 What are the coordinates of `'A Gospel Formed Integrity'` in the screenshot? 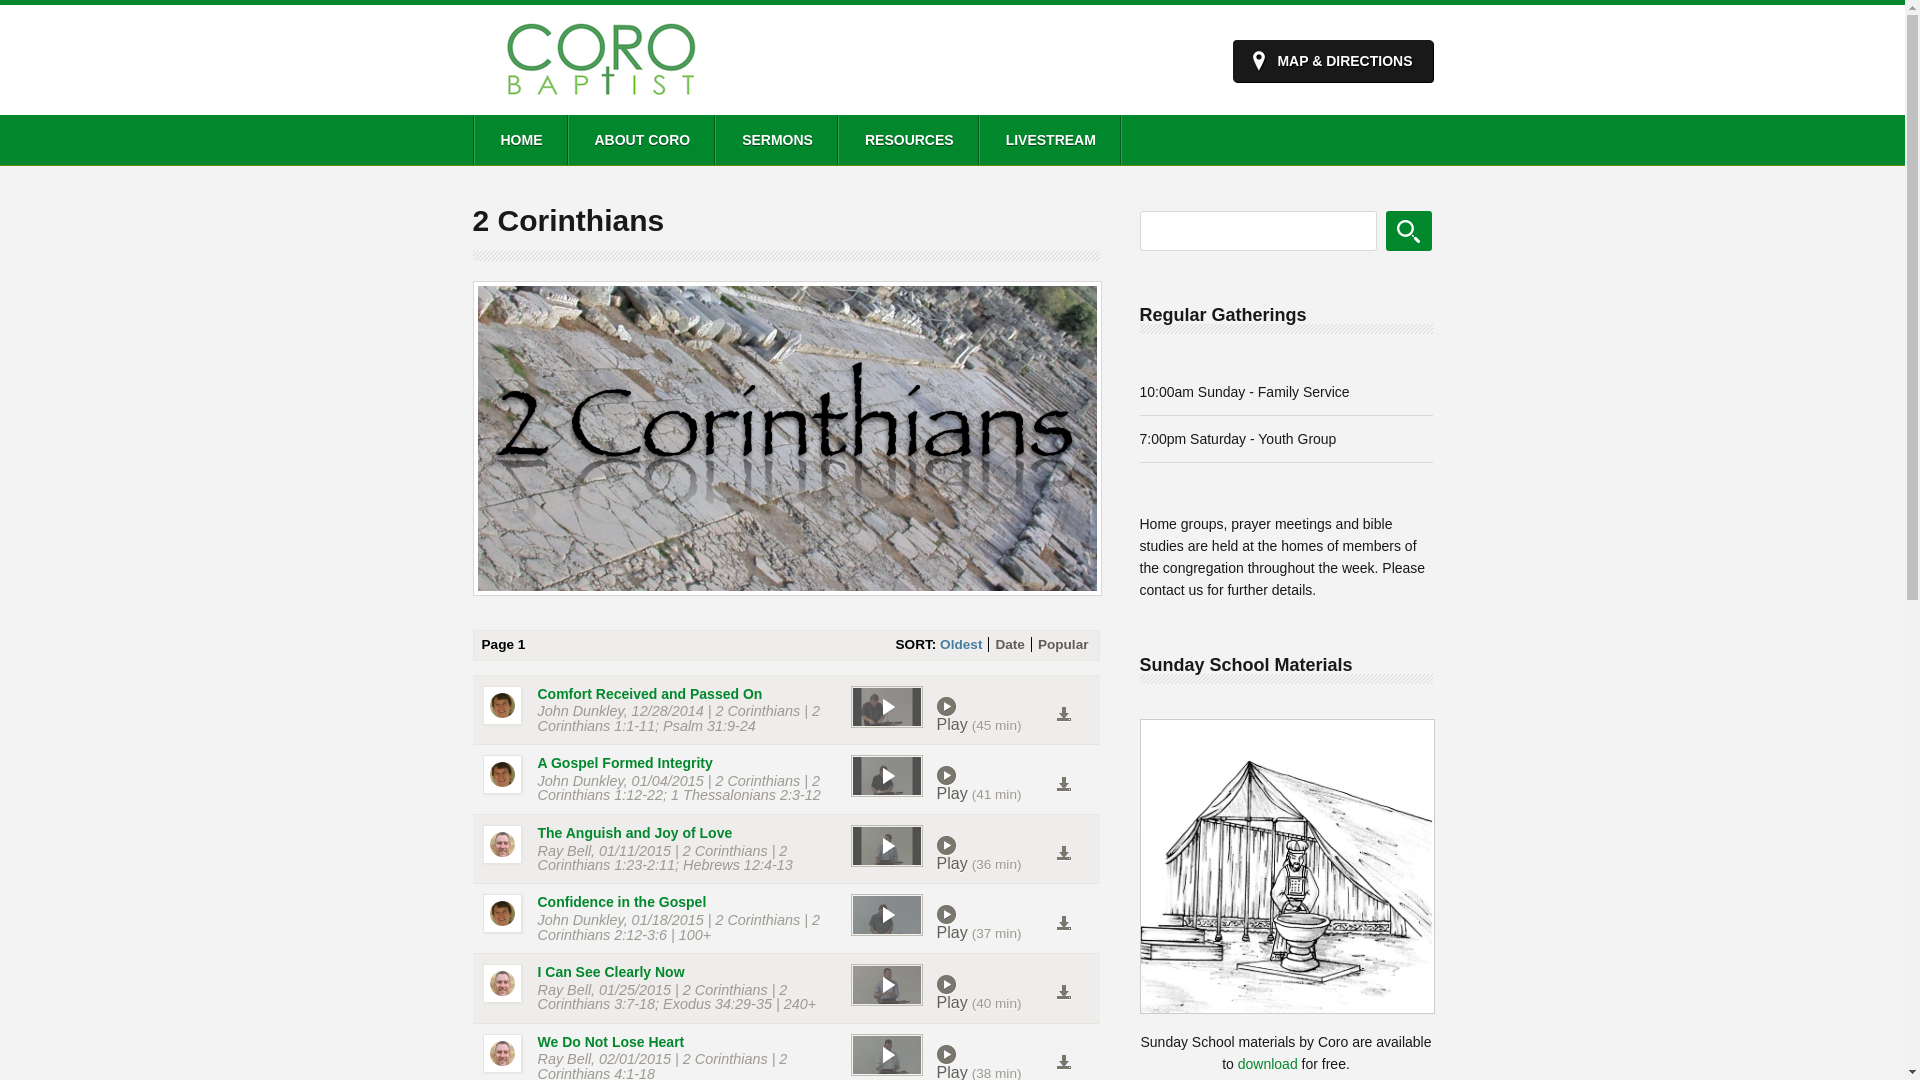 It's located at (624, 763).